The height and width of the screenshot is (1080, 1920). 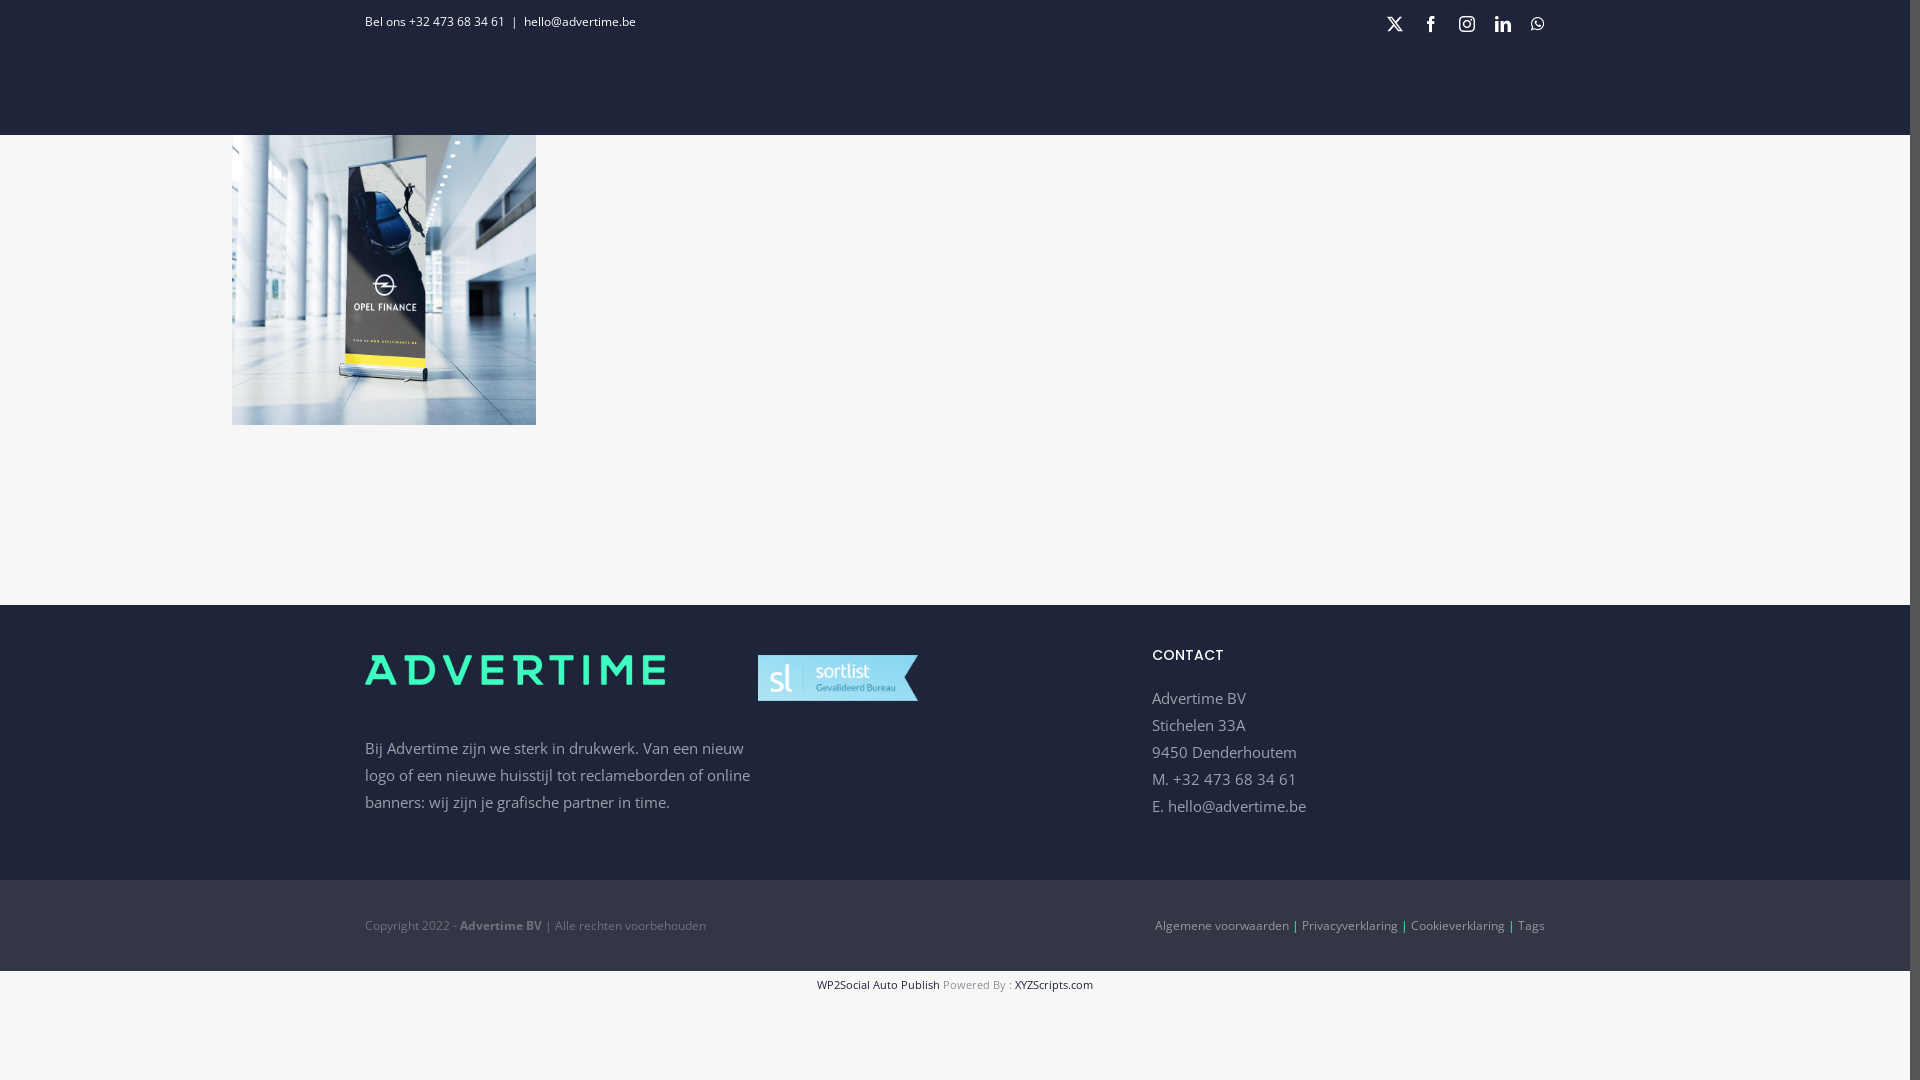 What do you see at coordinates (1236, 805) in the screenshot?
I see `'hello@advertime.be'` at bounding box center [1236, 805].